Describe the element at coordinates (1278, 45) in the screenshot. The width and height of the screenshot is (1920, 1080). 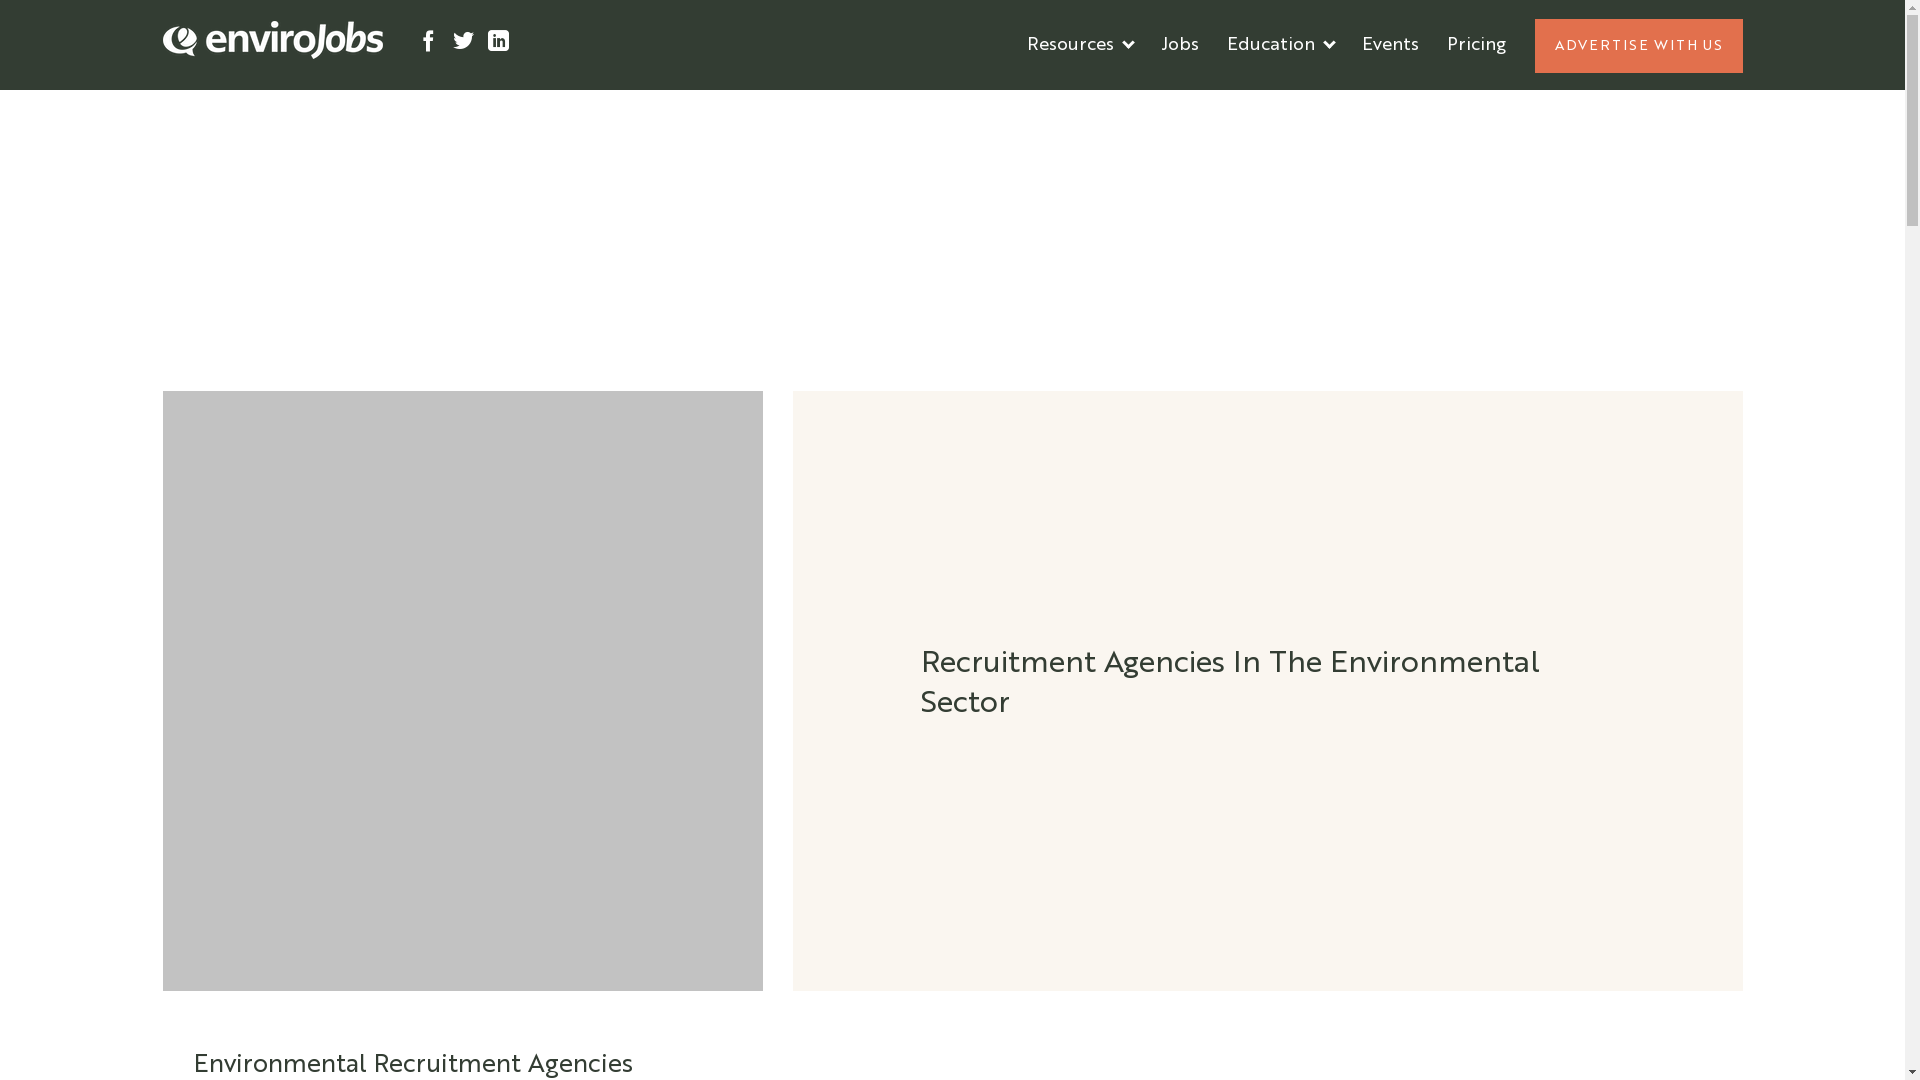
I see `'Education'` at that location.